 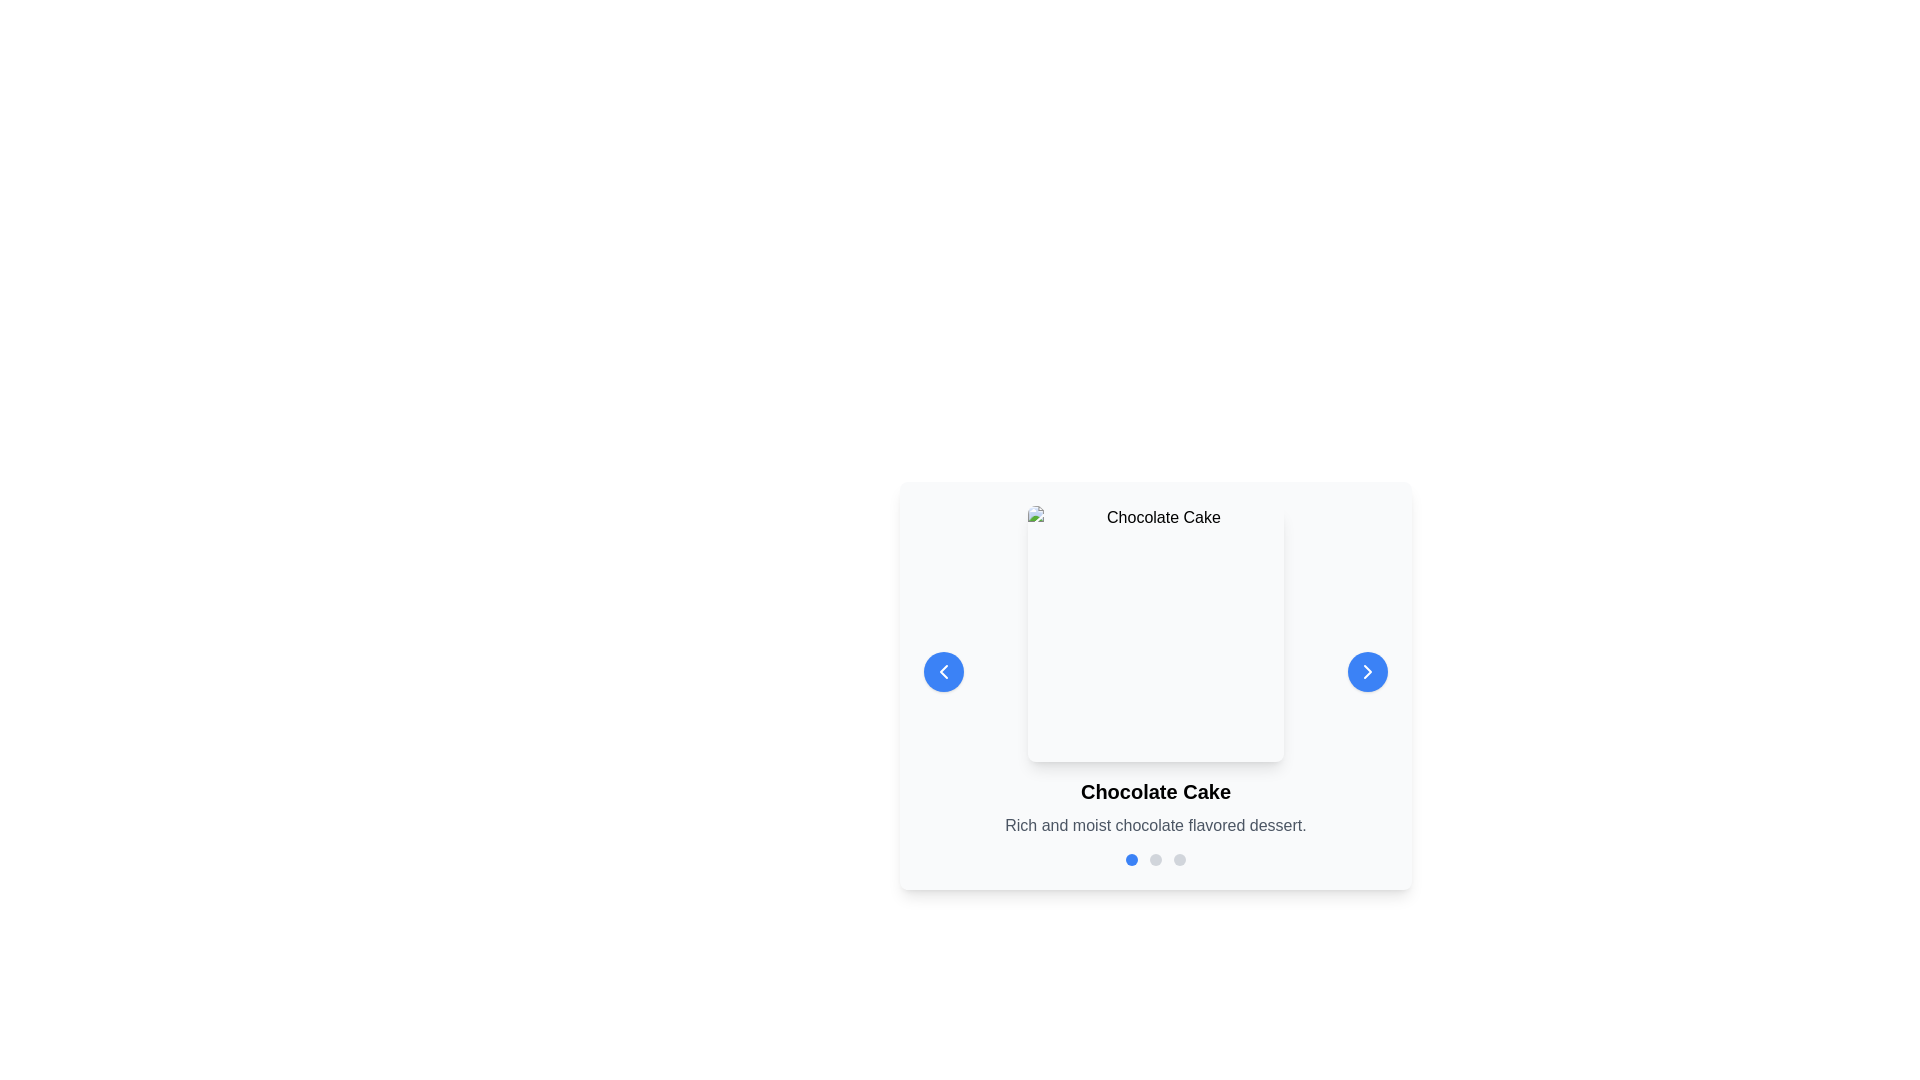 What do you see at coordinates (1156, 859) in the screenshot?
I see `the second Carousel indicator dot, which is a small circular dot in light gray color located below the 'Chocolate Cake' text block` at bounding box center [1156, 859].